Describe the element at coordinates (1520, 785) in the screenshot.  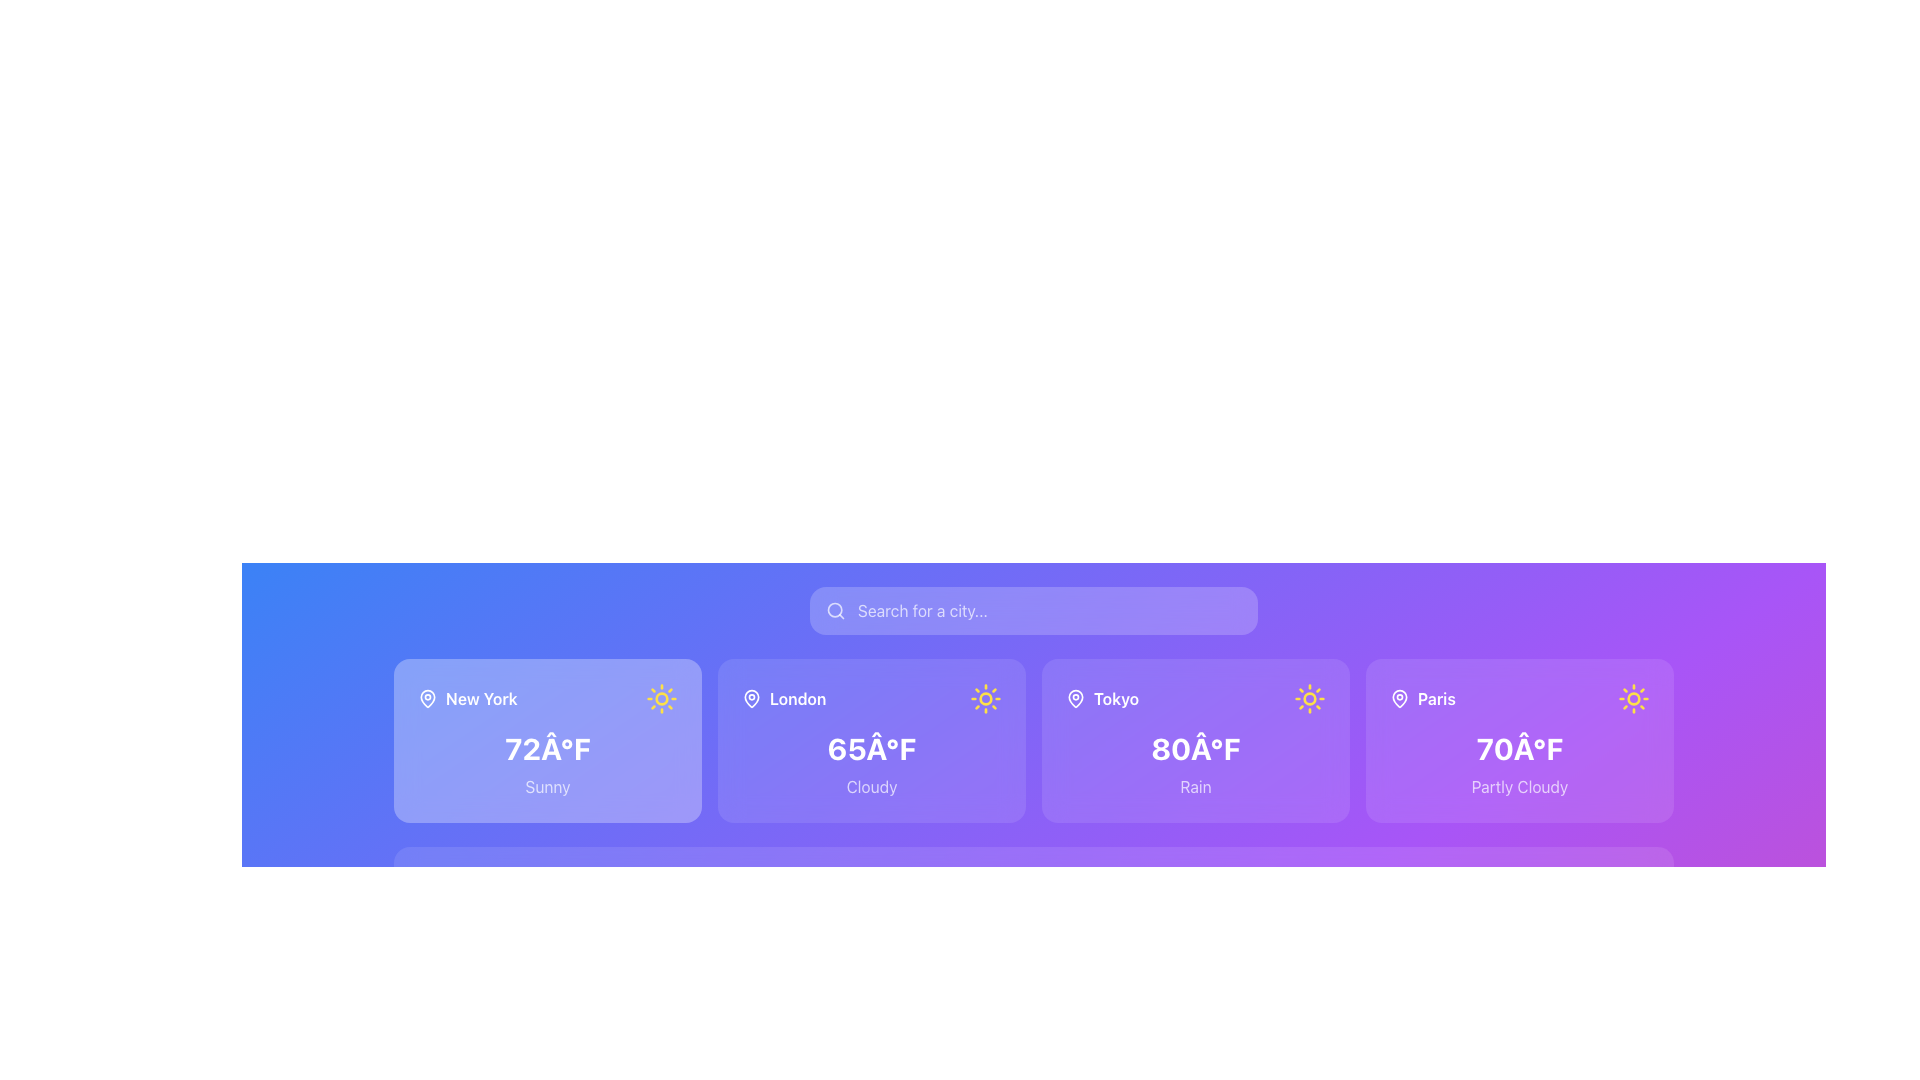
I see `the text element displaying 'Partly Cloudy' in white, located beneath the temperature display on the weather card for Paris` at that location.